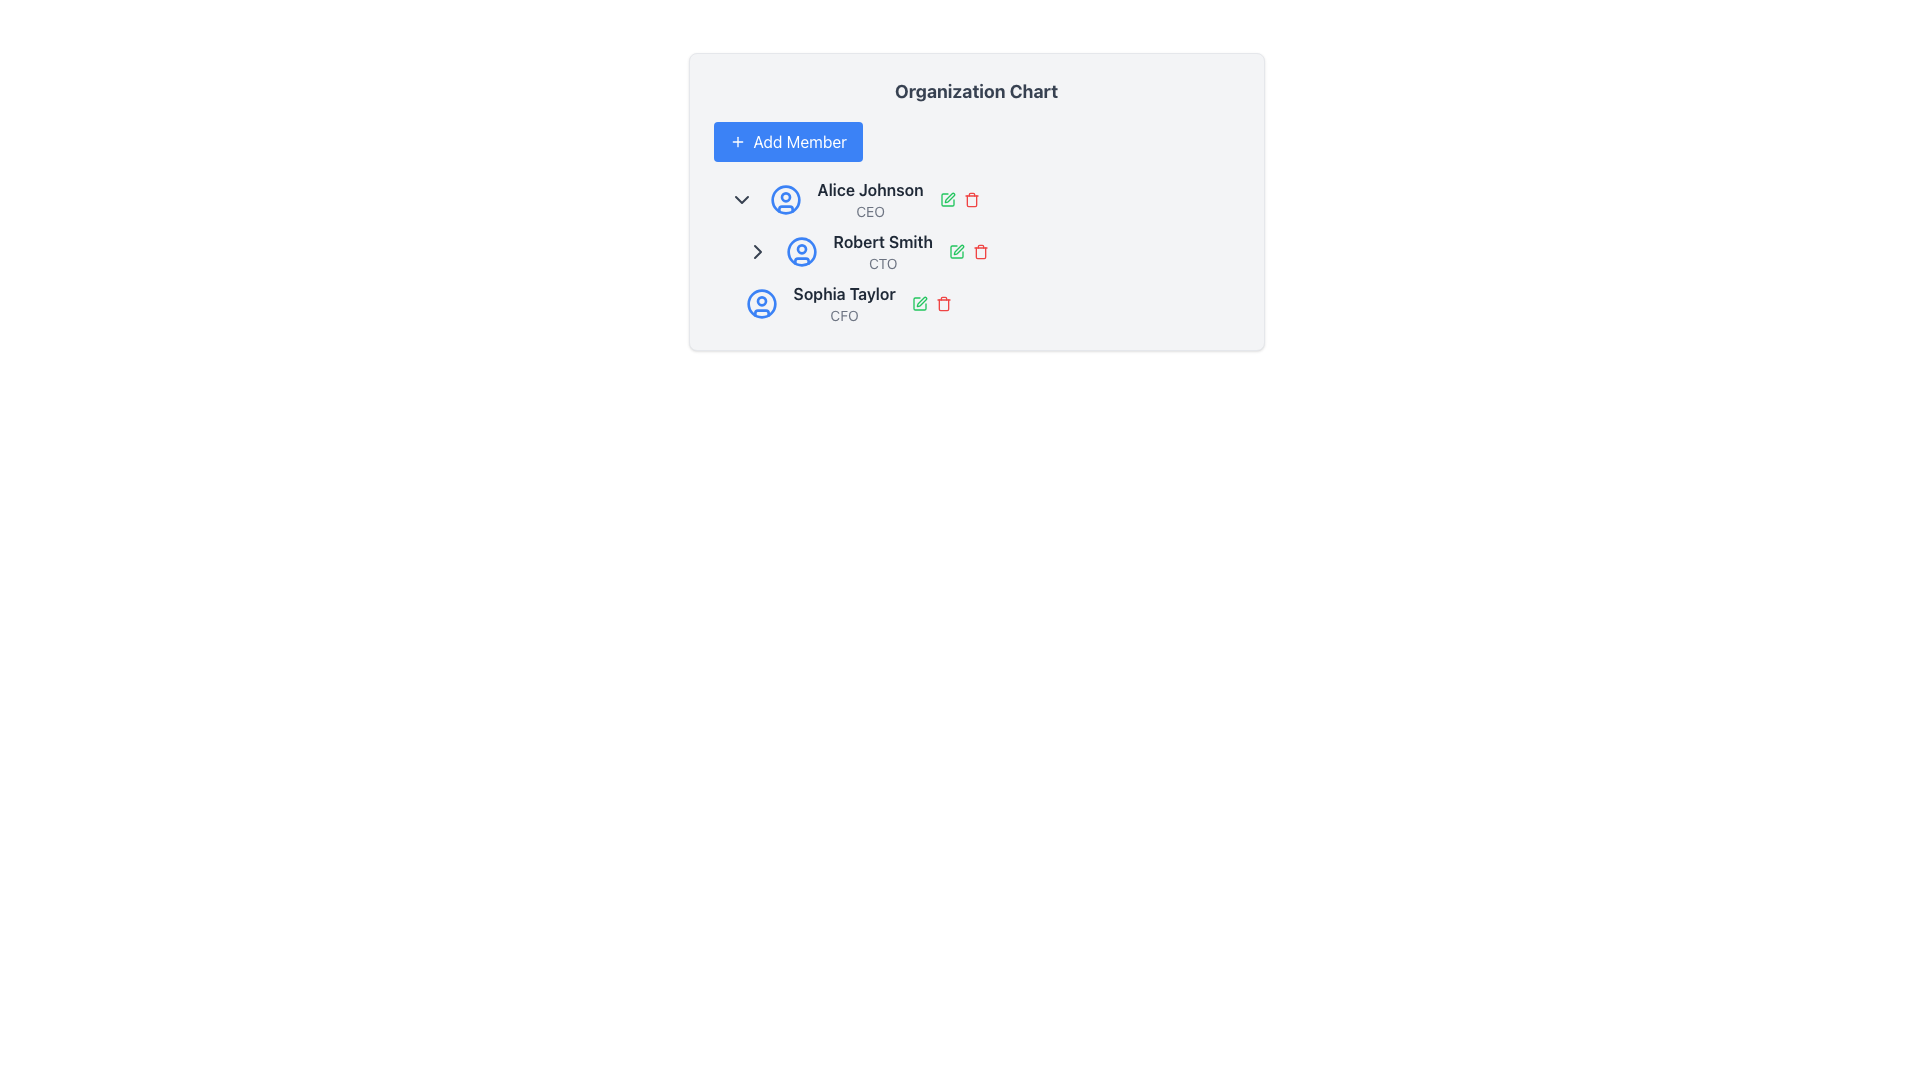 This screenshot has width=1920, height=1080. I want to click on to select or expand the member representing the CTO in the organizational chart, positioned between 'Alice Johnson' and 'Sophia Taylor', so click(992, 250).